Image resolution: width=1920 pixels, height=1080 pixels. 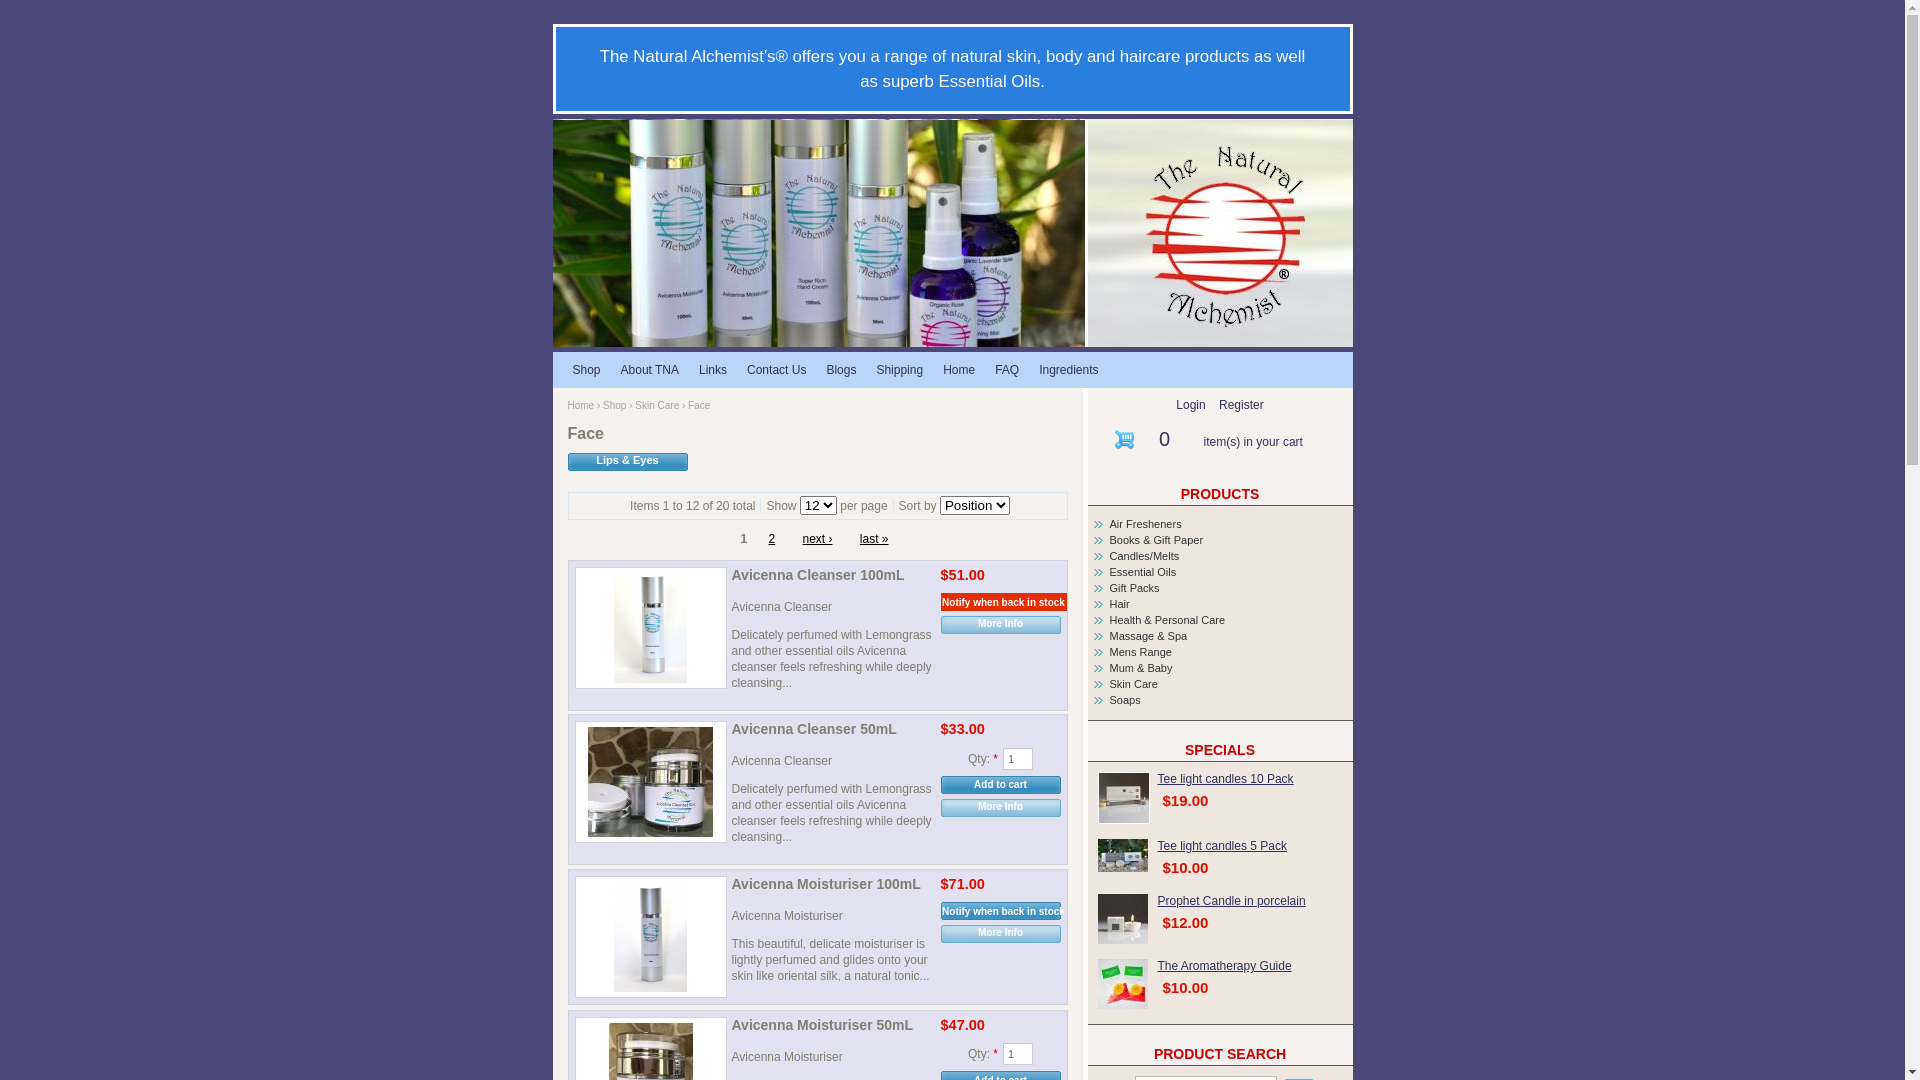 What do you see at coordinates (1123, 918) in the screenshot?
I see `'Prophet Candle'` at bounding box center [1123, 918].